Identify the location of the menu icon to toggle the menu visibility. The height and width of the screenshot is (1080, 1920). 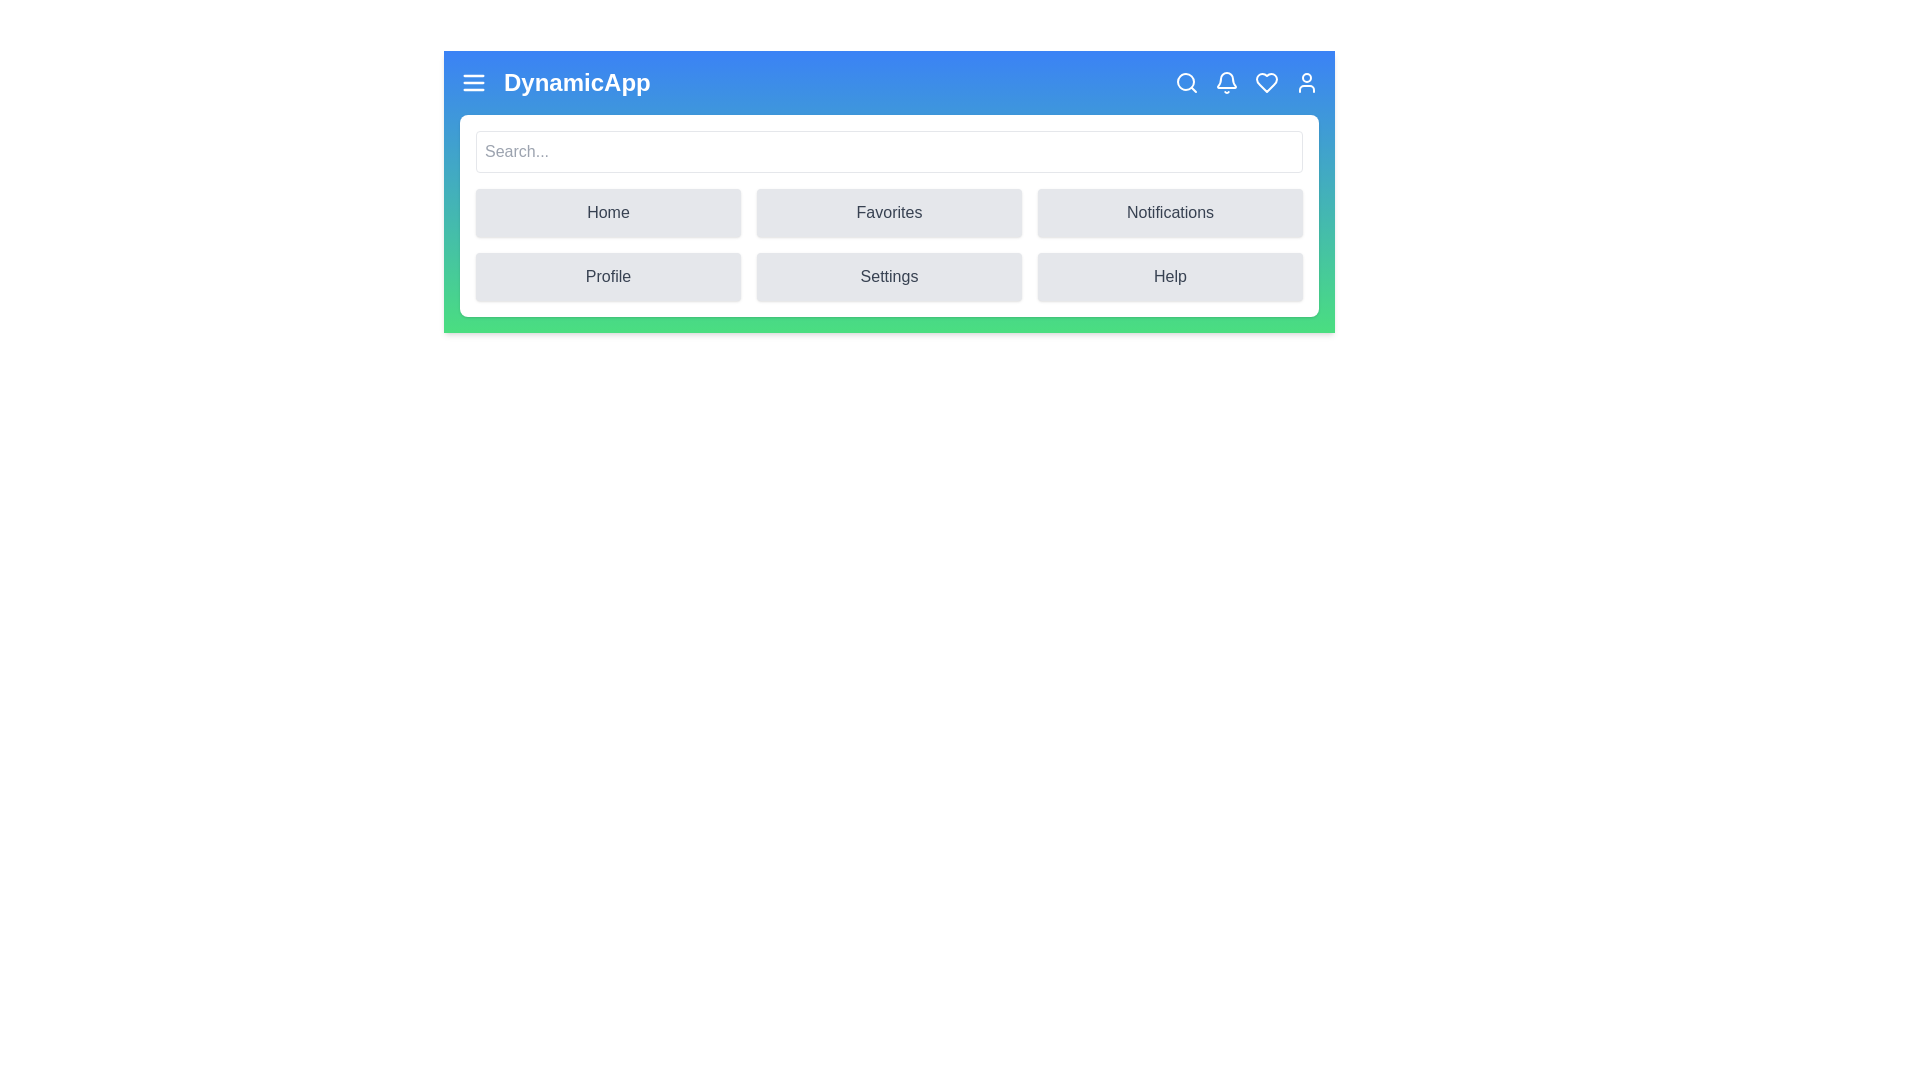
(473, 82).